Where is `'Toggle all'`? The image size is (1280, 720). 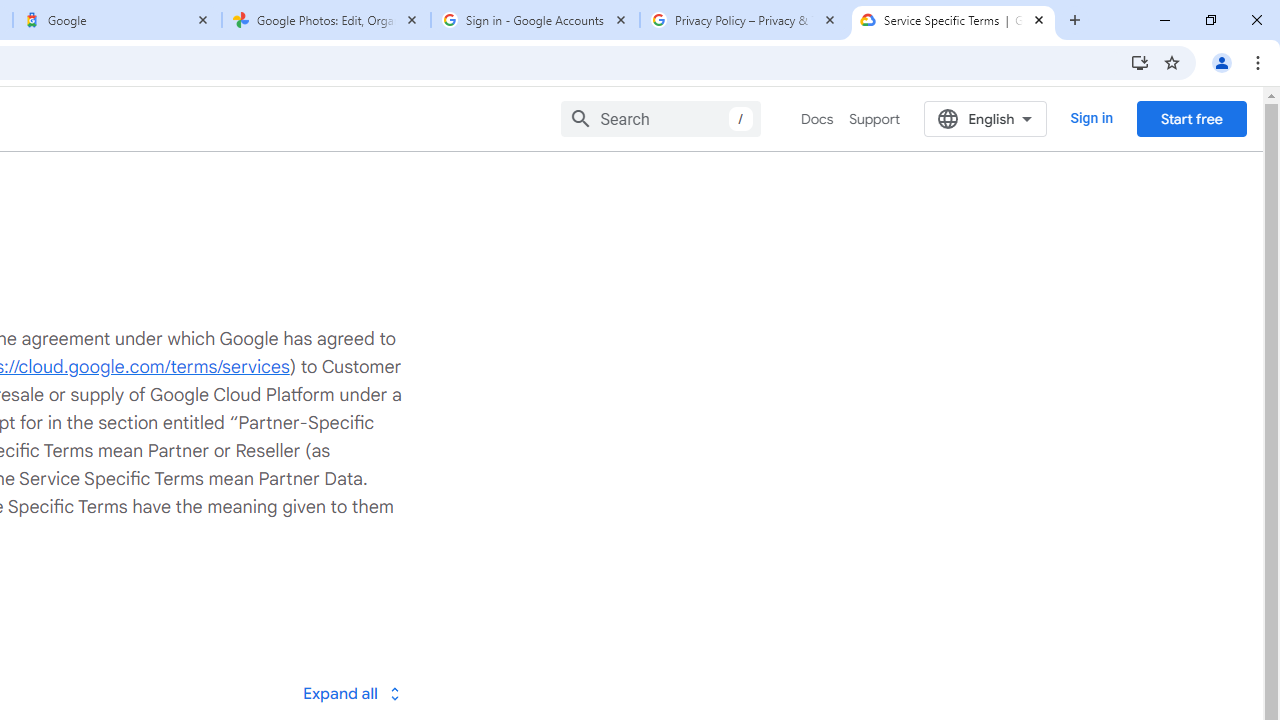
'Toggle all' is located at coordinates (351, 692).